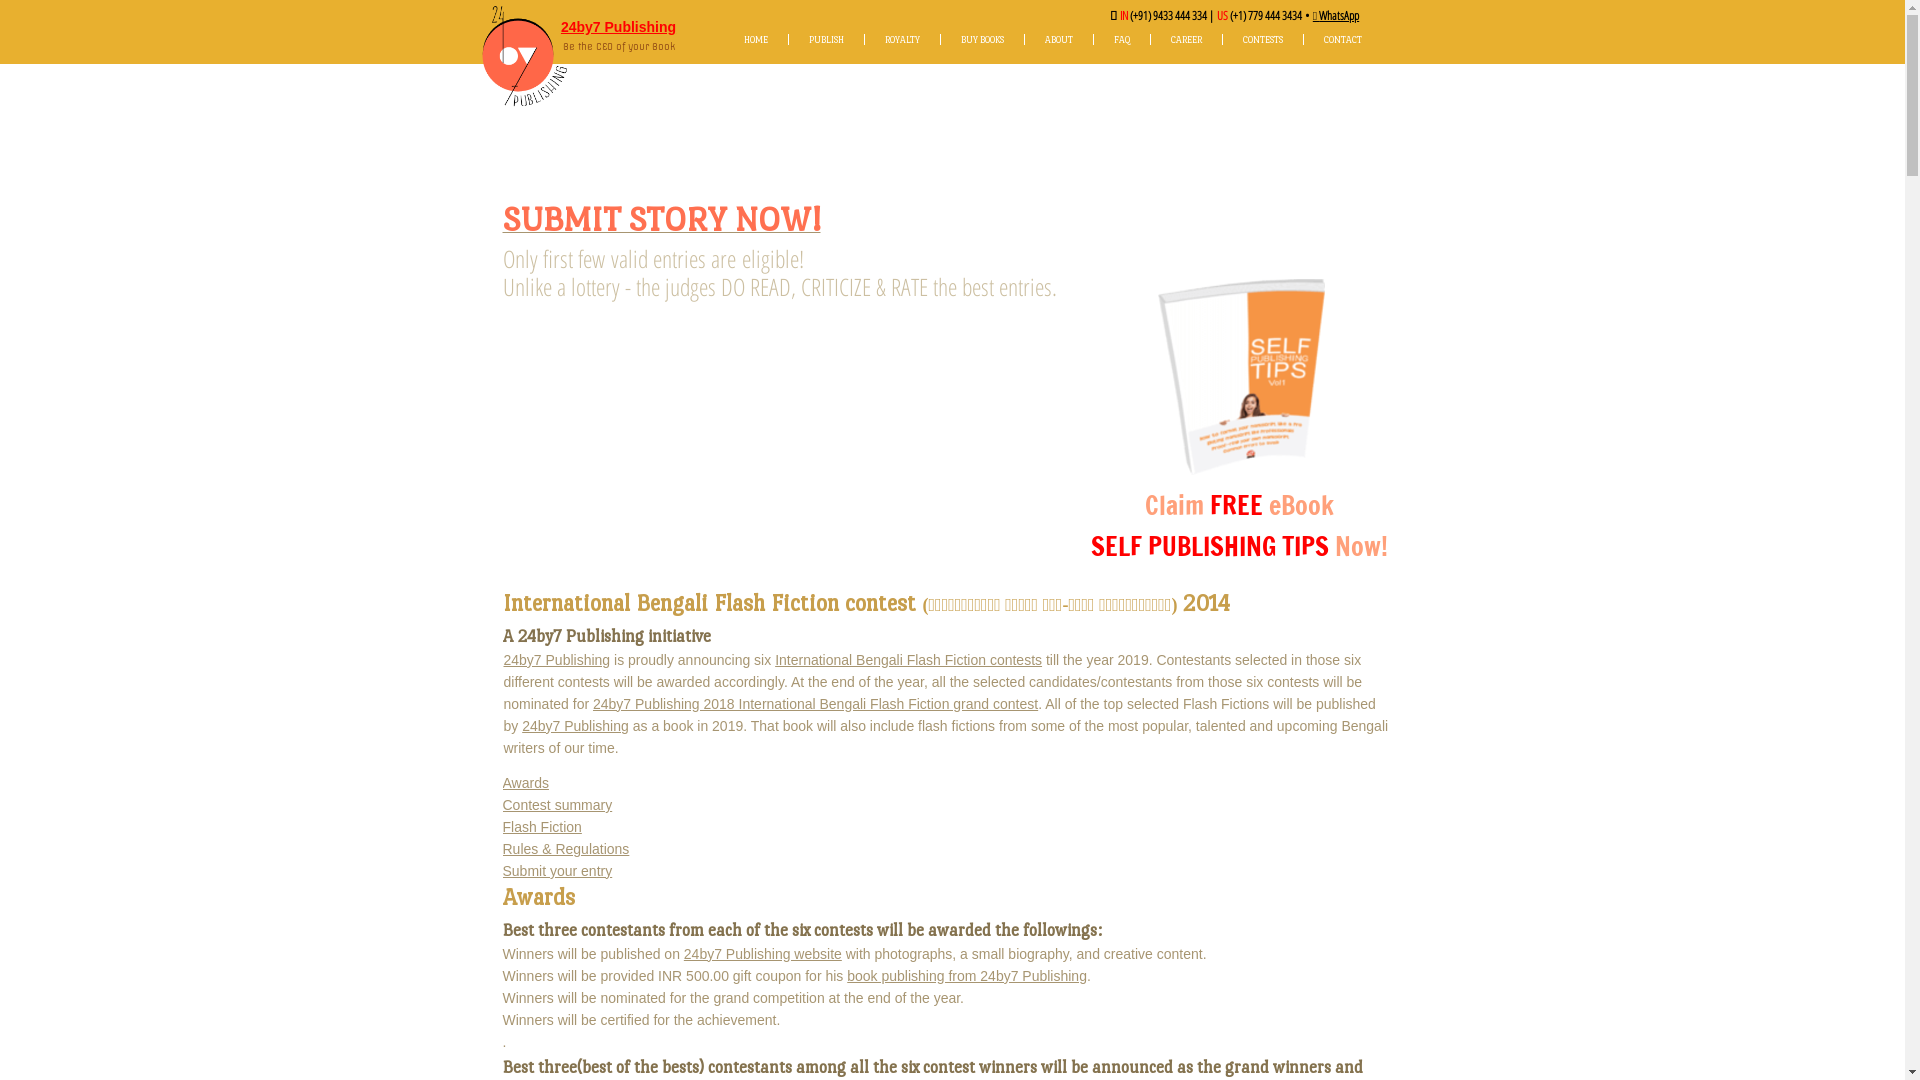 Image resolution: width=1920 pixels, height=1080 pixels. I want to click on 'SUBMIT STORY NOW!', so click(661, 225).